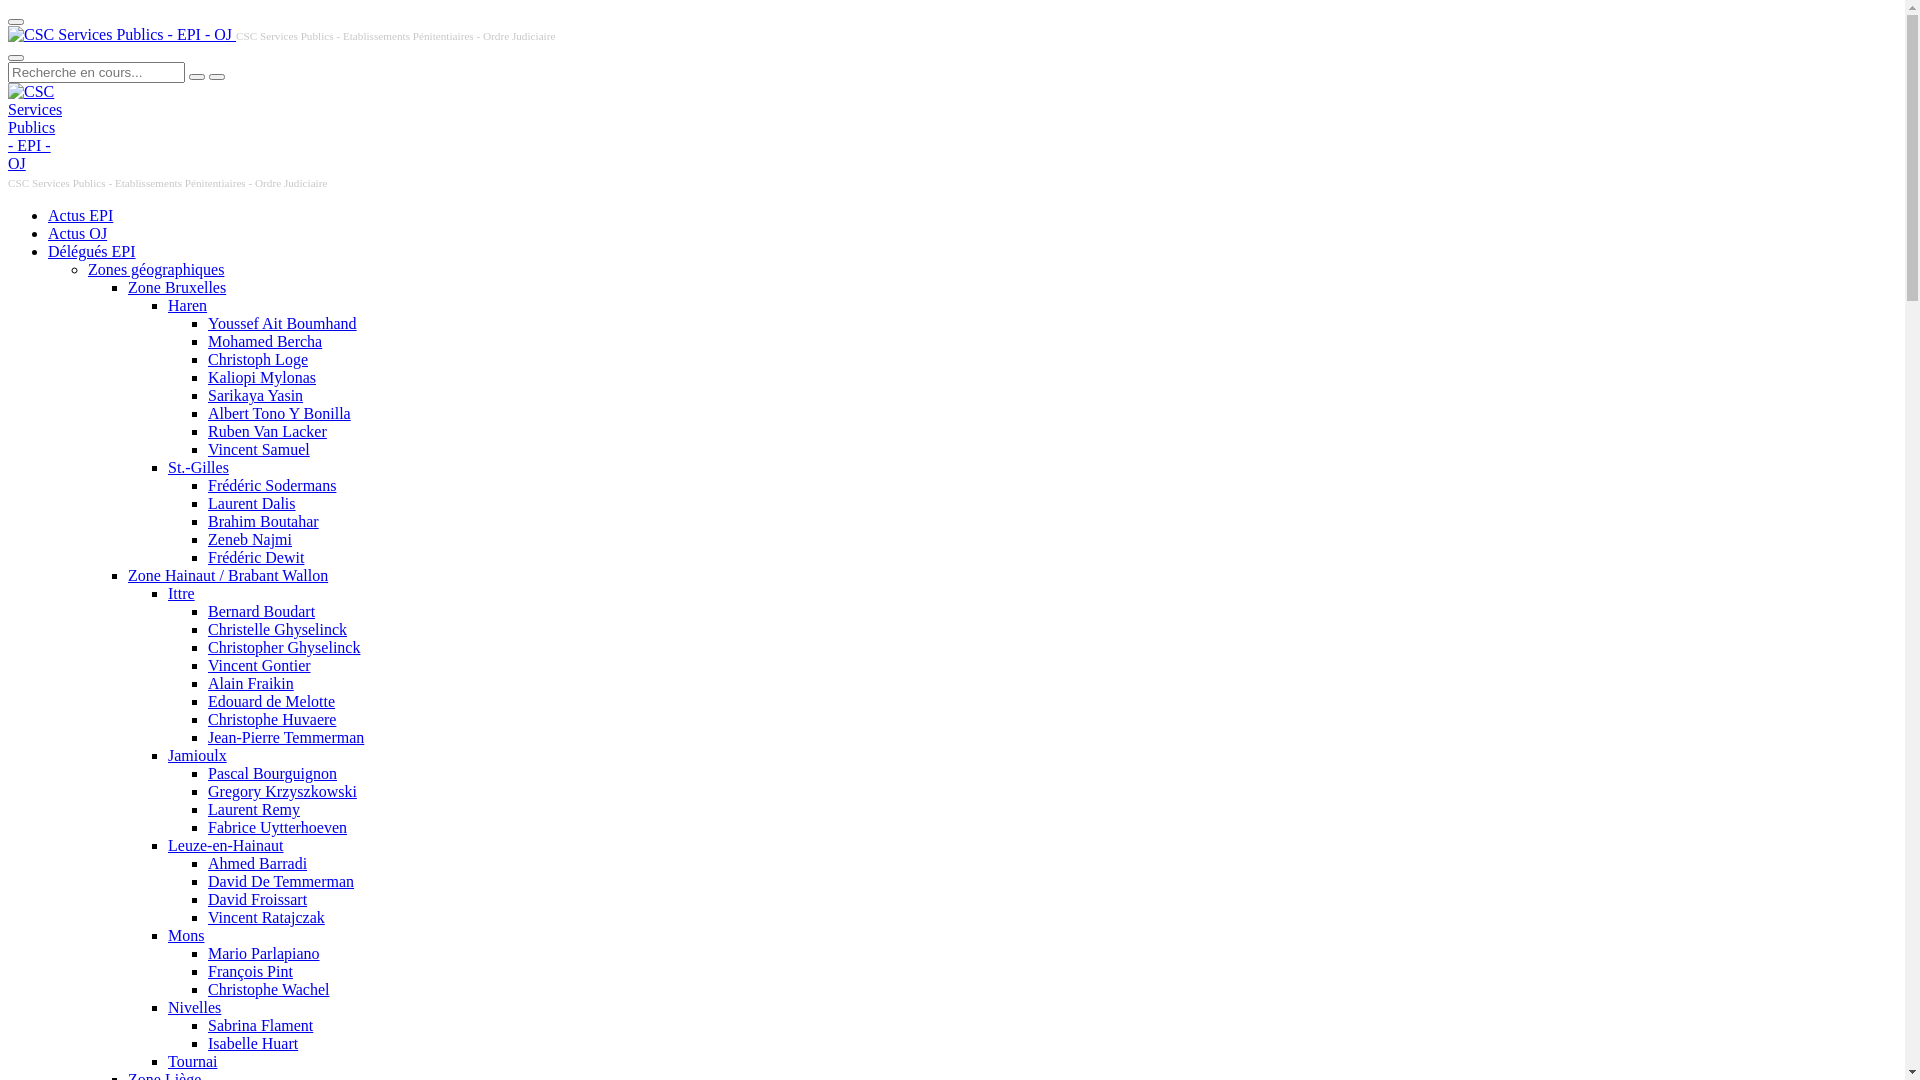 This screenshot has height=1080, width=1920. Describe the element at coordinates (271, 718) in the screenshot. I see `'Christophe Huvaere'` at that location.